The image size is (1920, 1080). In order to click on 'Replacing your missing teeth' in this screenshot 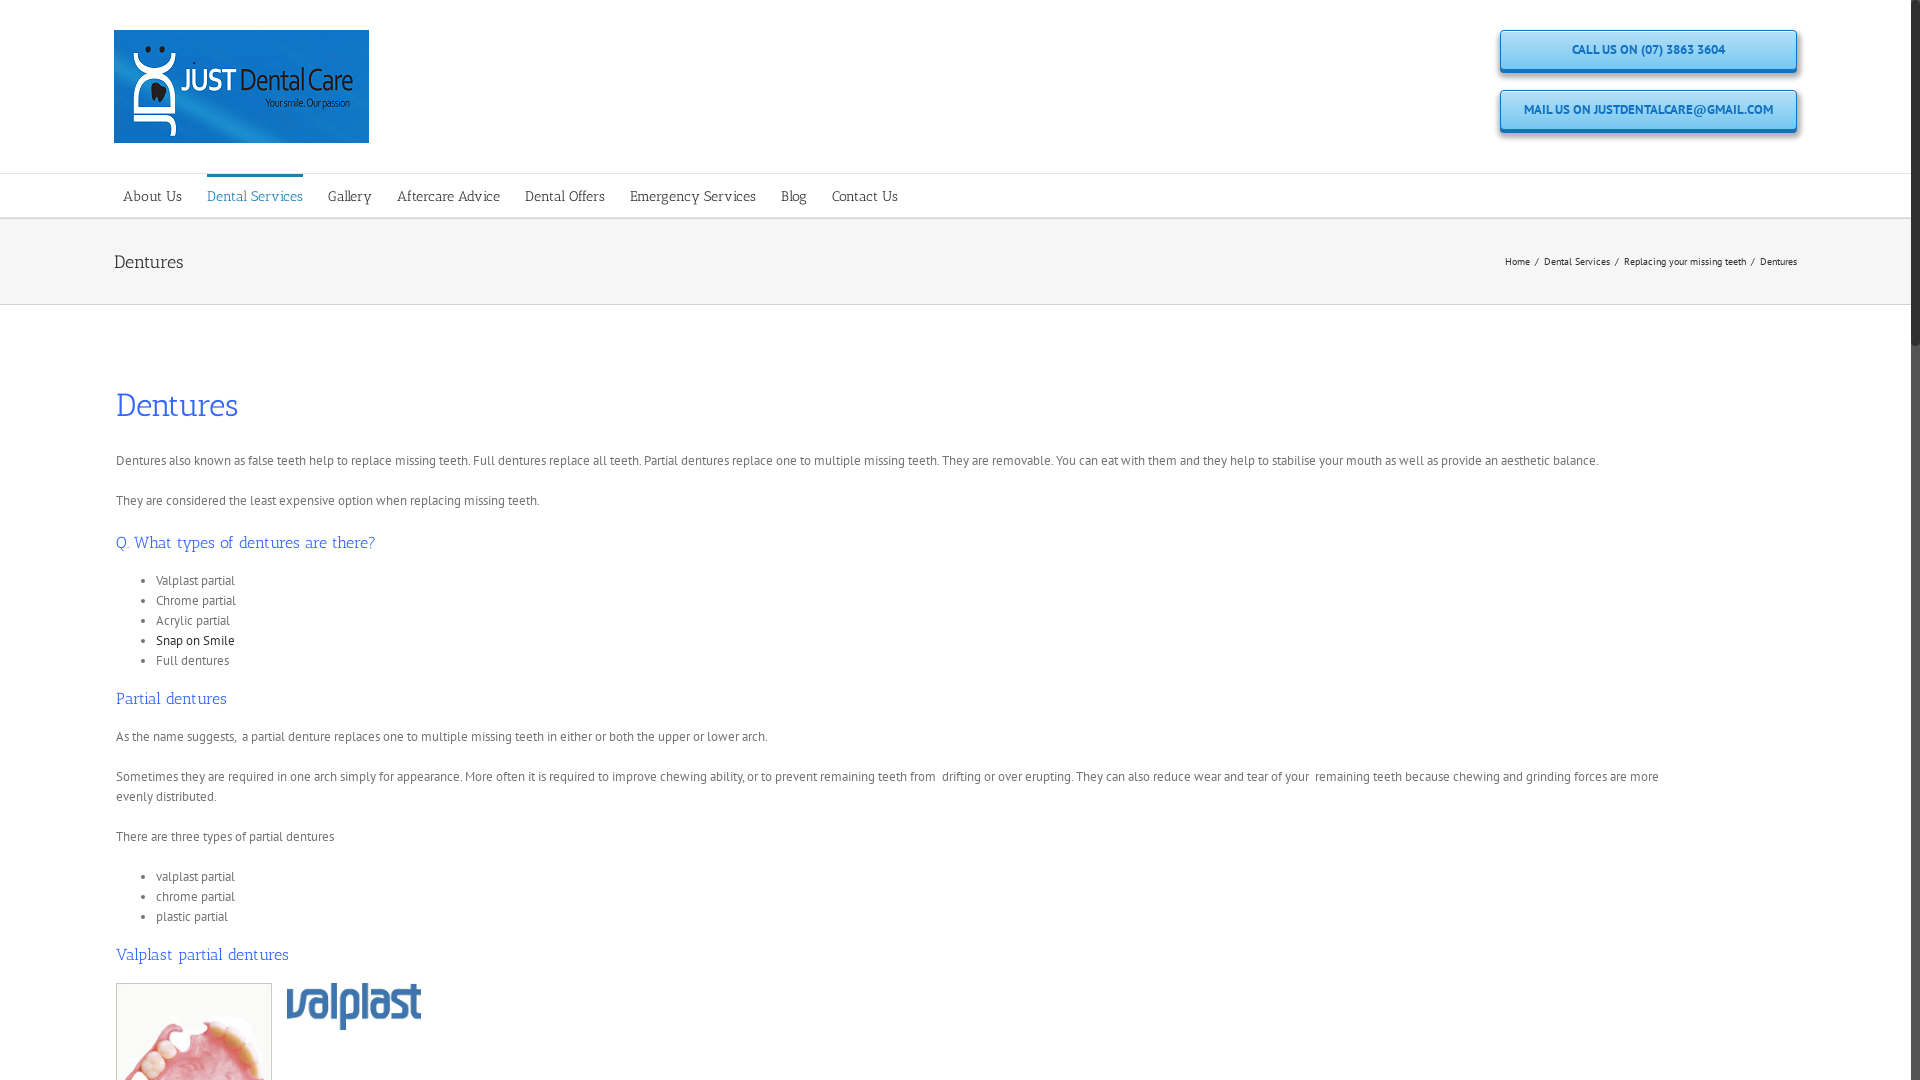, I will do `click(1623, 259)`.